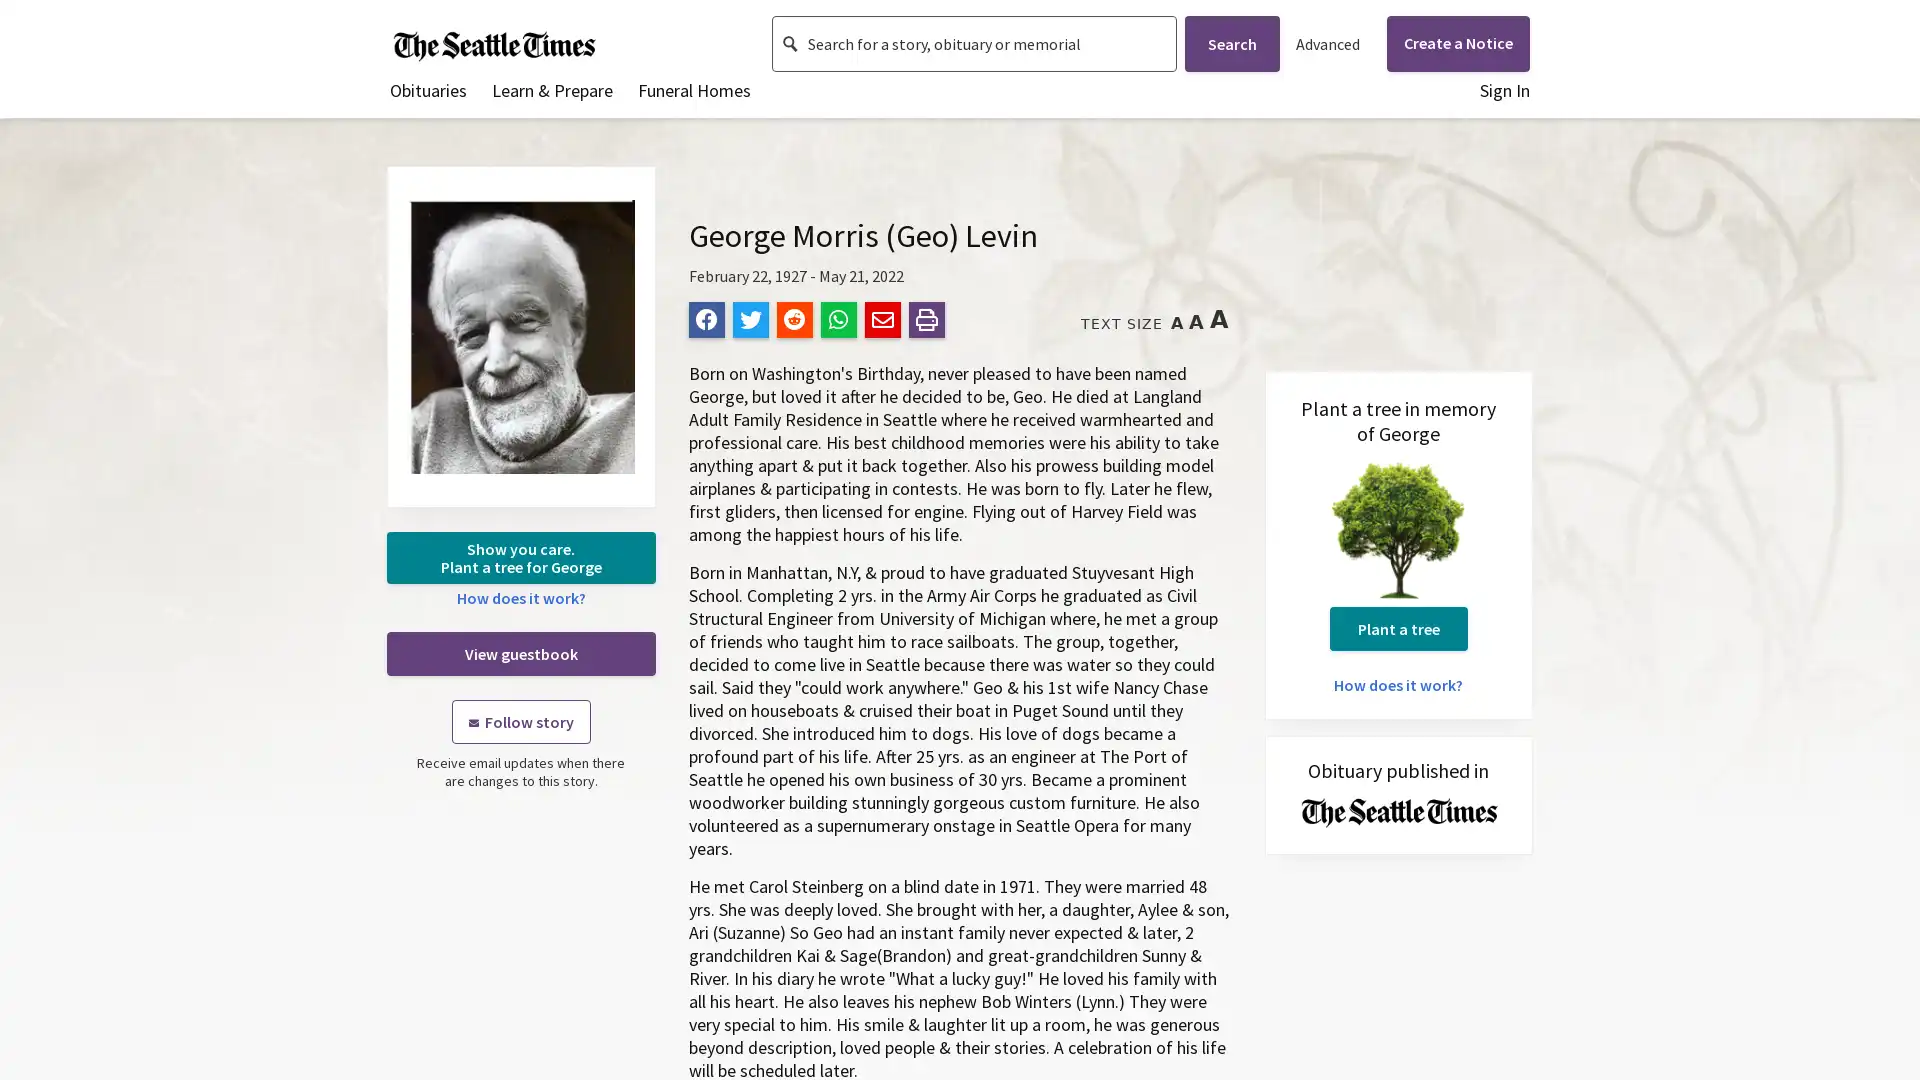  What do you see at coordinates (1230, 43) in the screenshot?
I see `Search` at bounding box center [1230, 43].